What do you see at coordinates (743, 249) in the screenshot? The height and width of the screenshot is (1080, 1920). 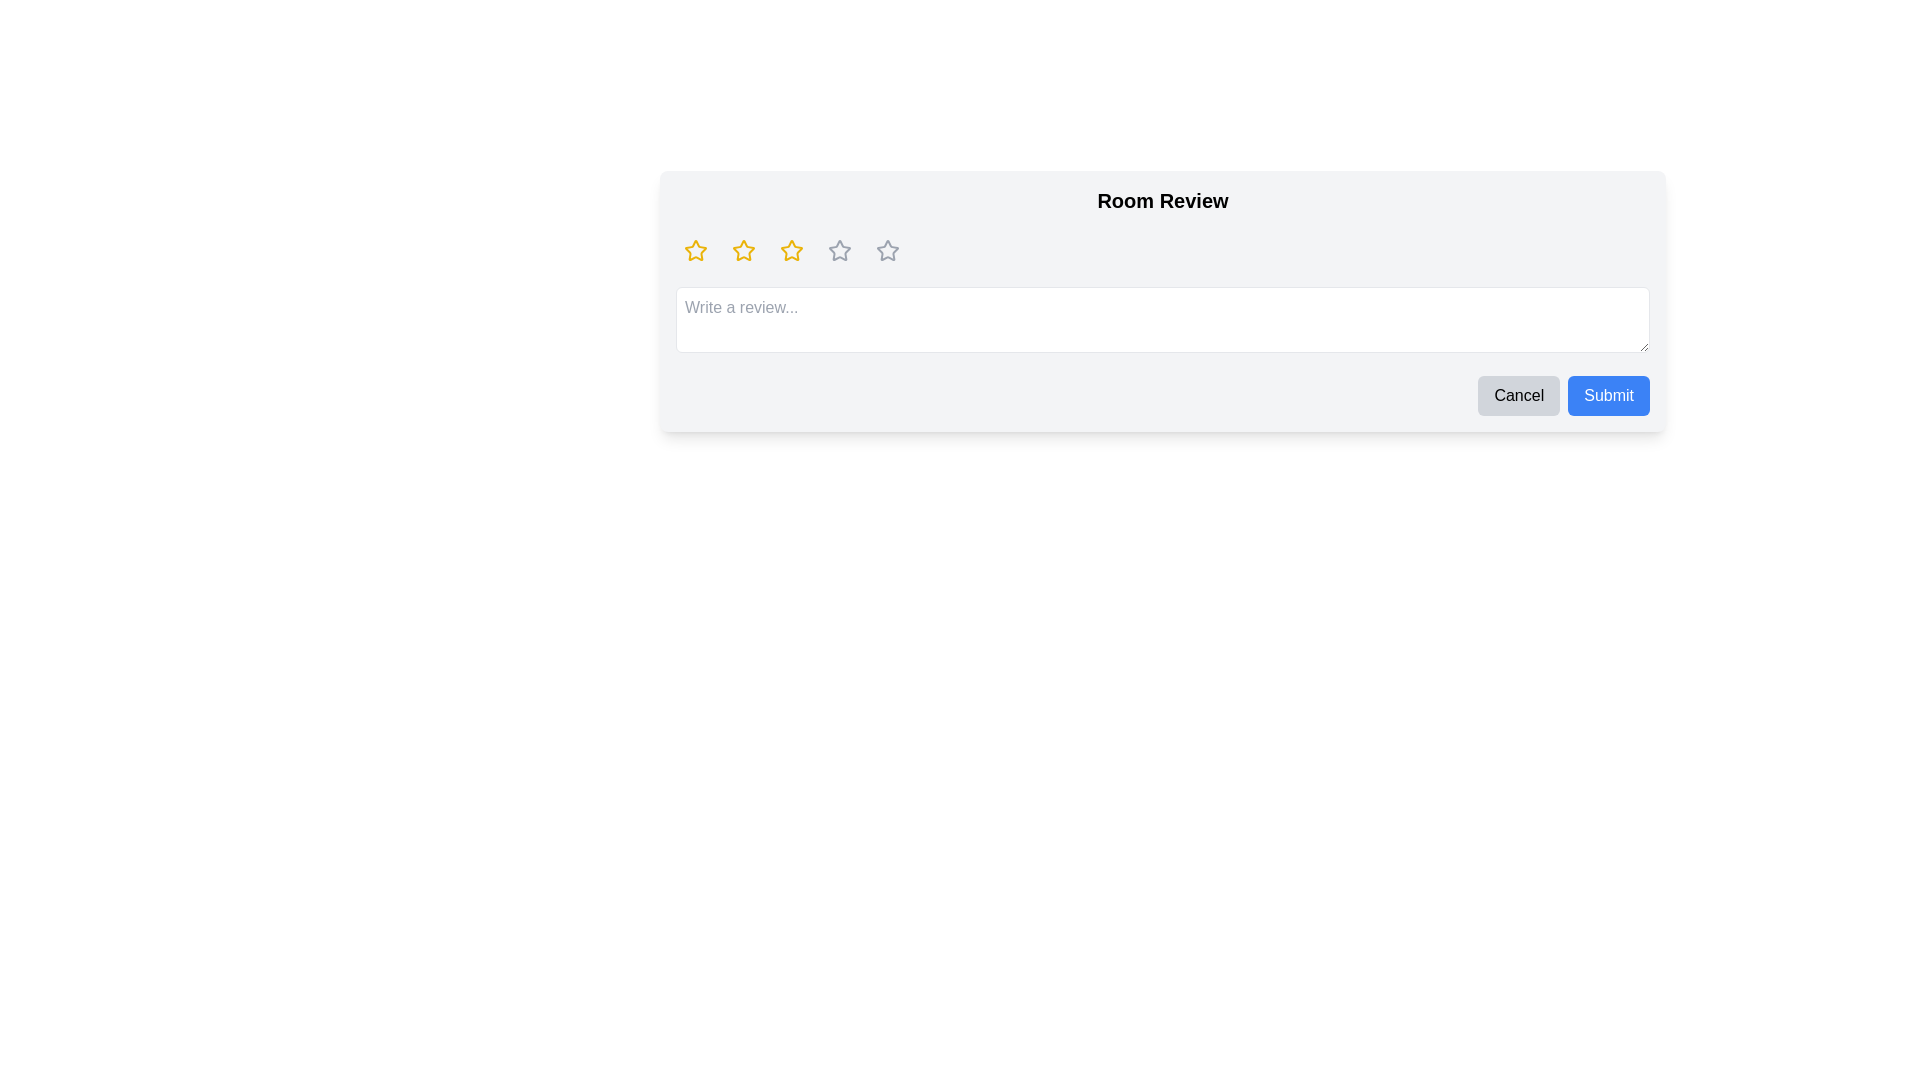 I see `the second star-shaped icon in the horizontal sequence of five stars to rate as two stars` at bounding box center [743, 249].